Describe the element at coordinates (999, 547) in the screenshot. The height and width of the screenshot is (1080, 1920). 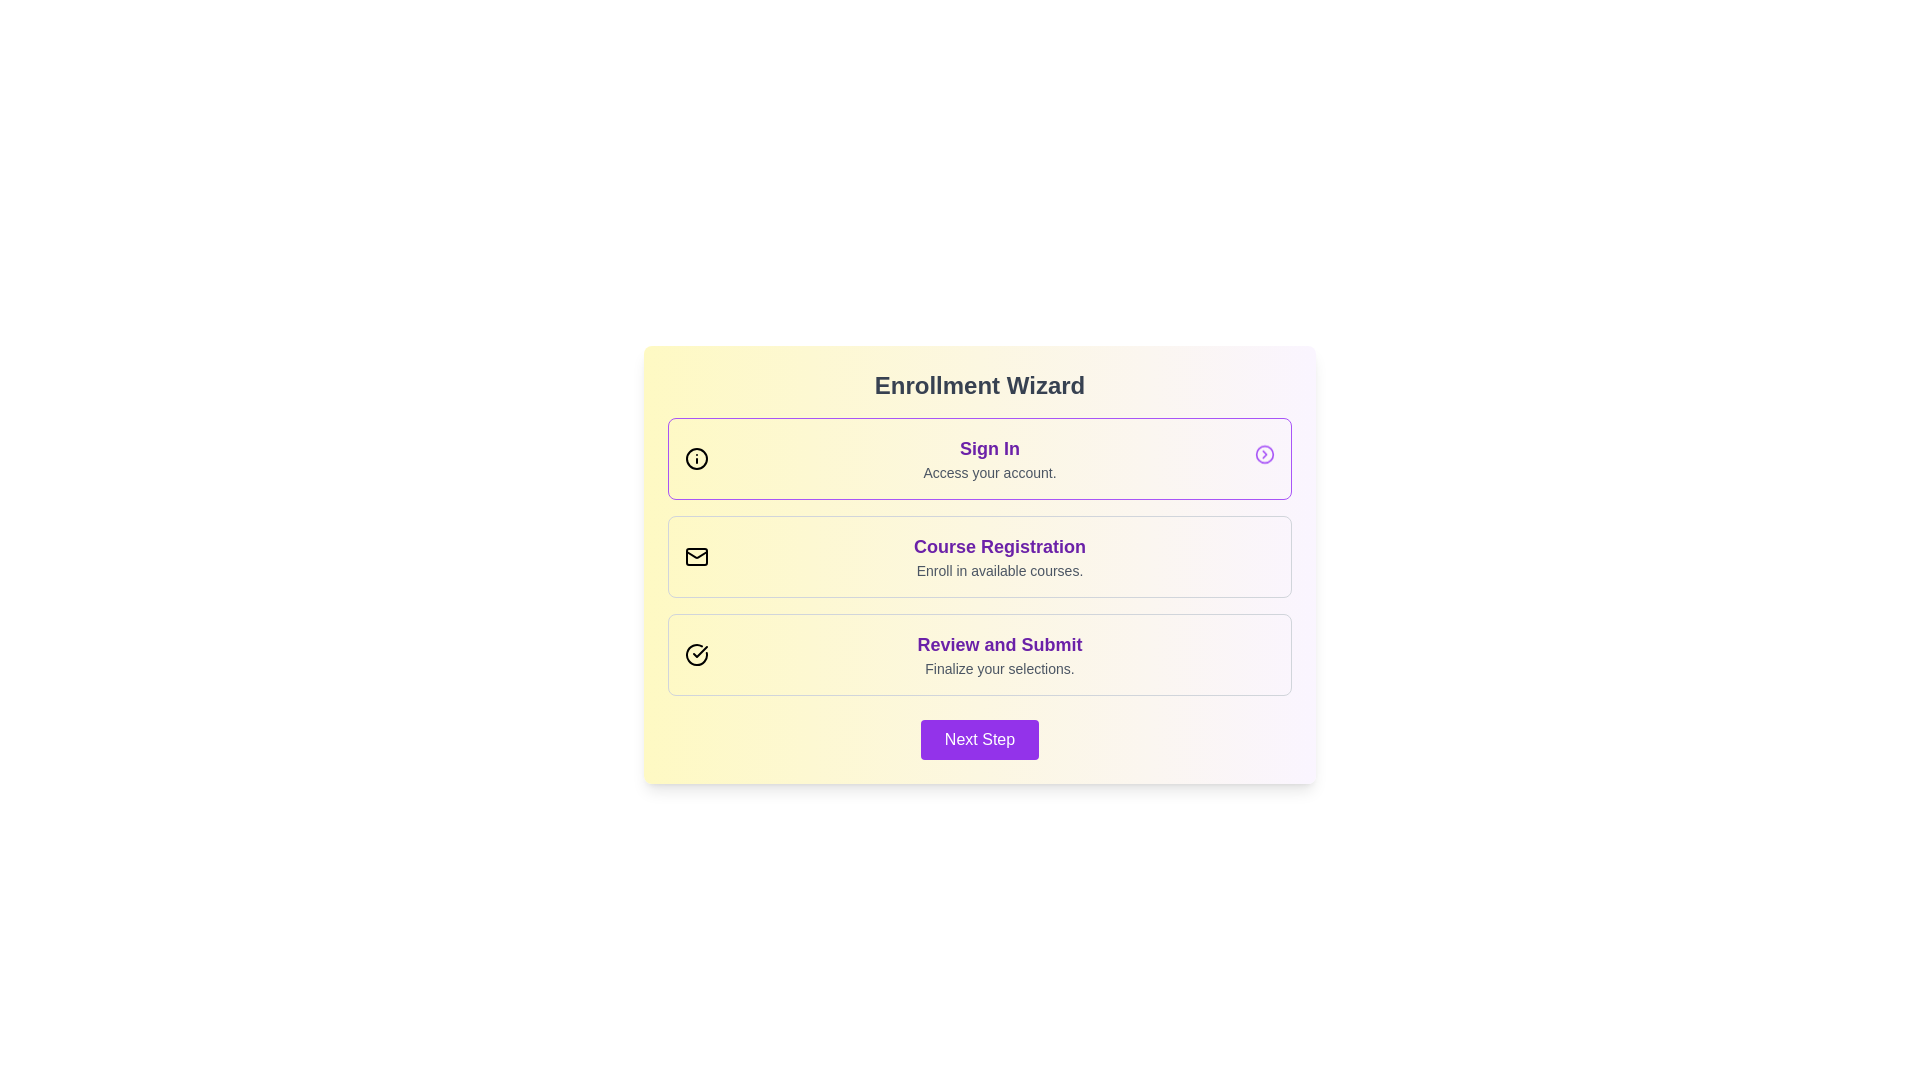
I see `the text label that serves as a header for the middle section of the enrollment process, indicating course registration` at that location.